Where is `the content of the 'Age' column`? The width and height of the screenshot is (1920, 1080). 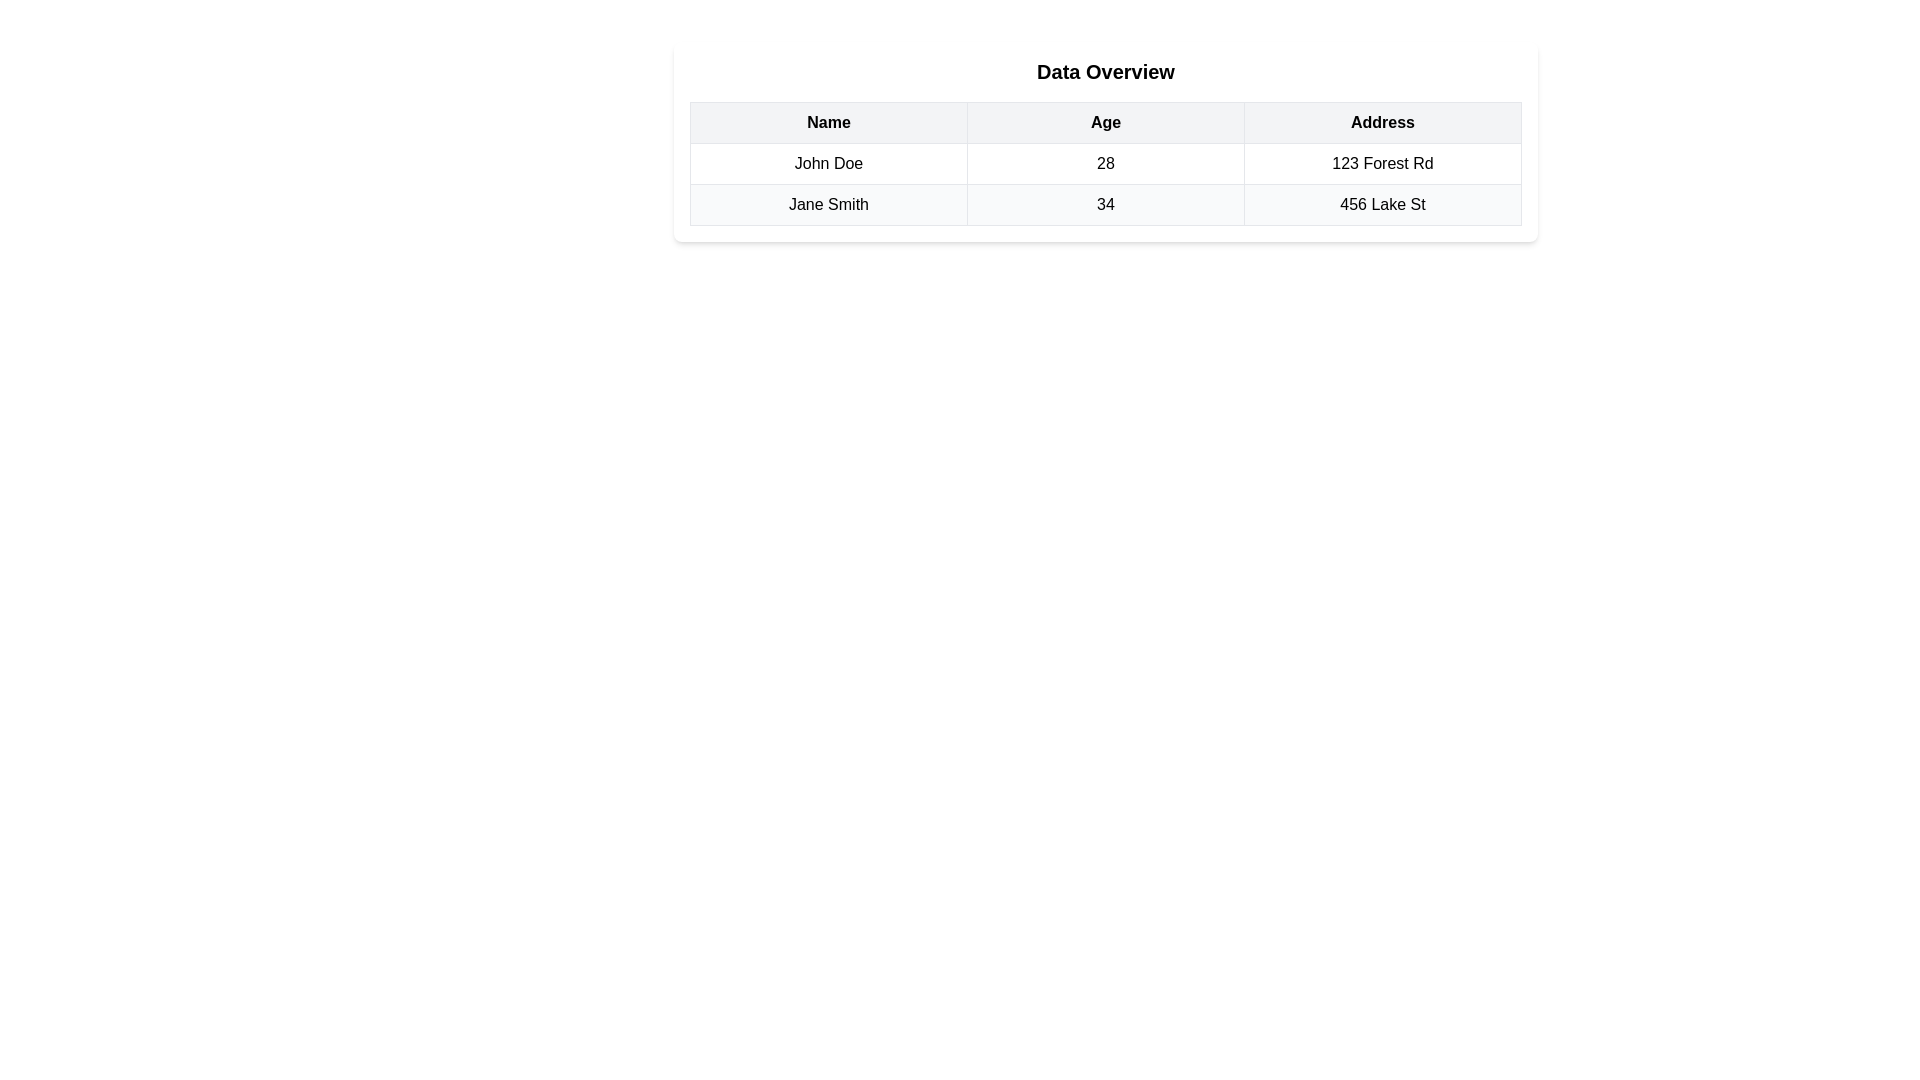 the content of the 'Age' column is located at coordinates (1104, 141).